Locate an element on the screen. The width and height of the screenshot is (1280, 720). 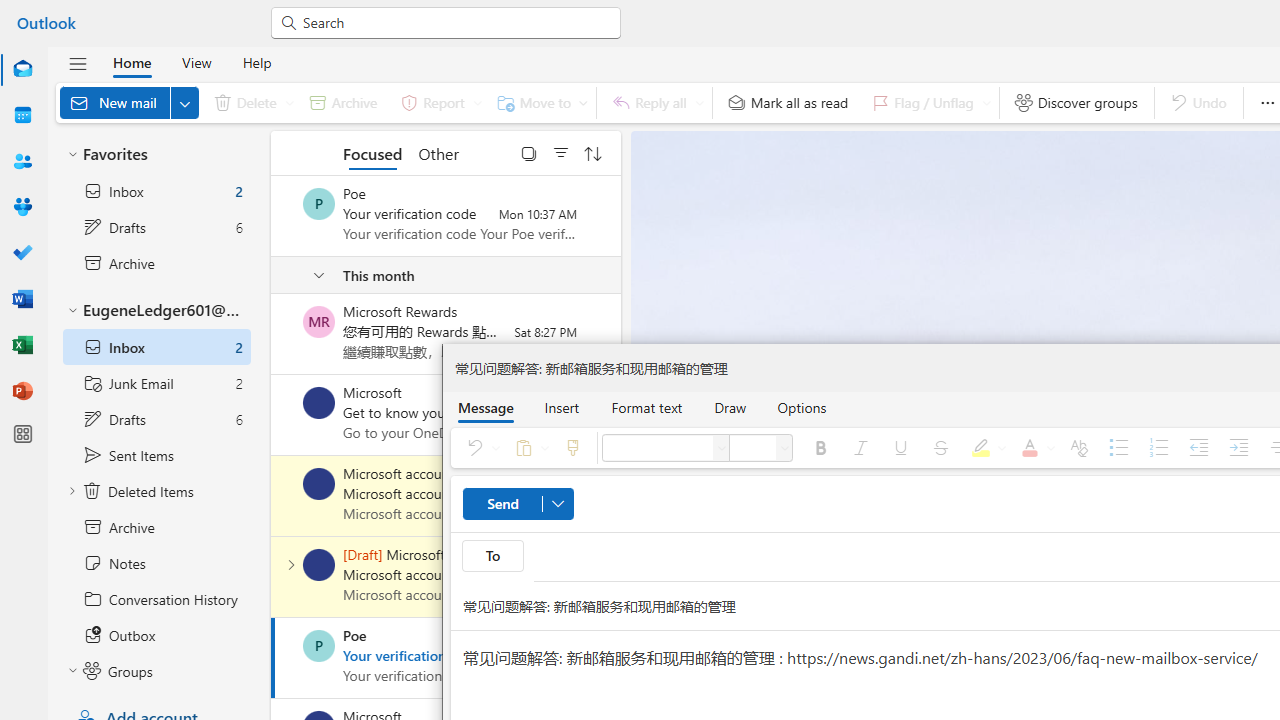
'Hide navigation pane' is located at coordinates (78, 62).